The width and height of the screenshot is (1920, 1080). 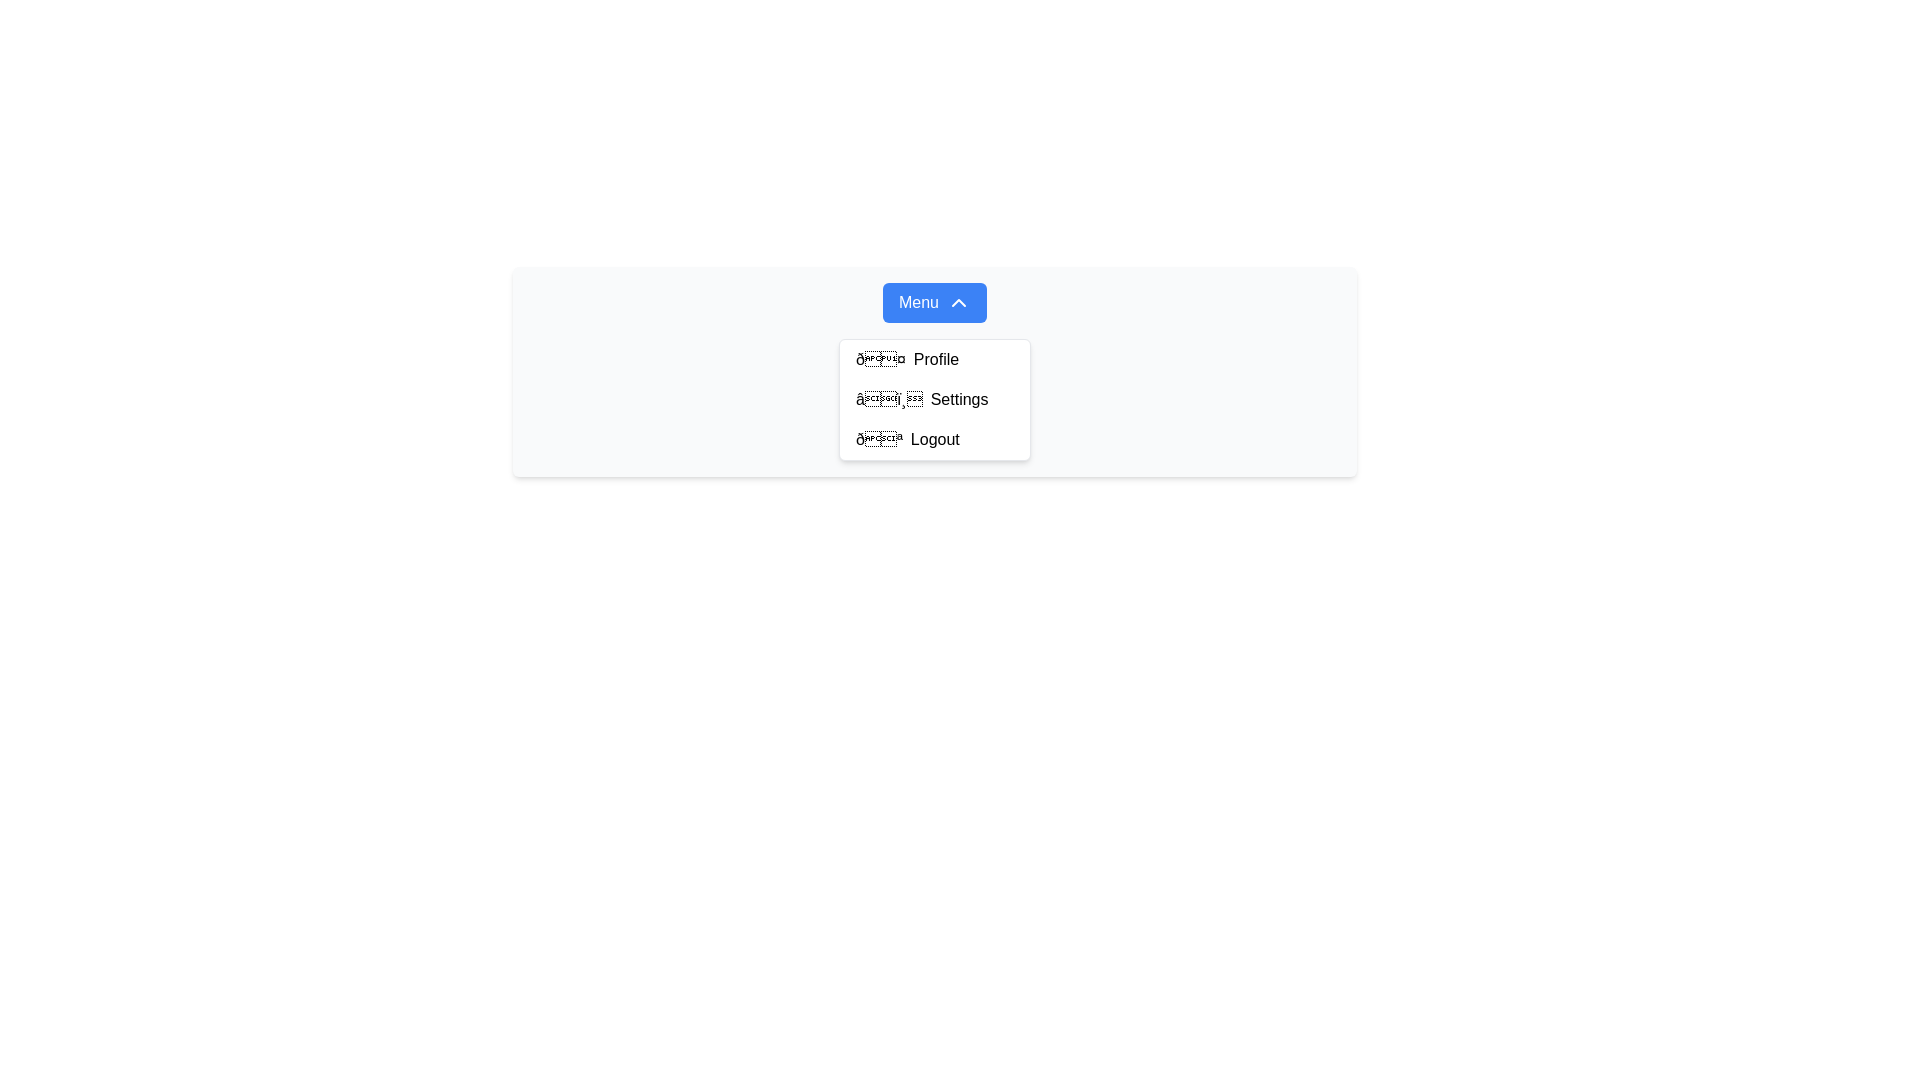 What do you see at coordinates (934, 400) in the screenshot?
I see `the 'Settings' menu item, which consists of a gear icon on the left and the text 'Settings' on the right, positioned centrally within the menu list` at bounding box center [934, 400].